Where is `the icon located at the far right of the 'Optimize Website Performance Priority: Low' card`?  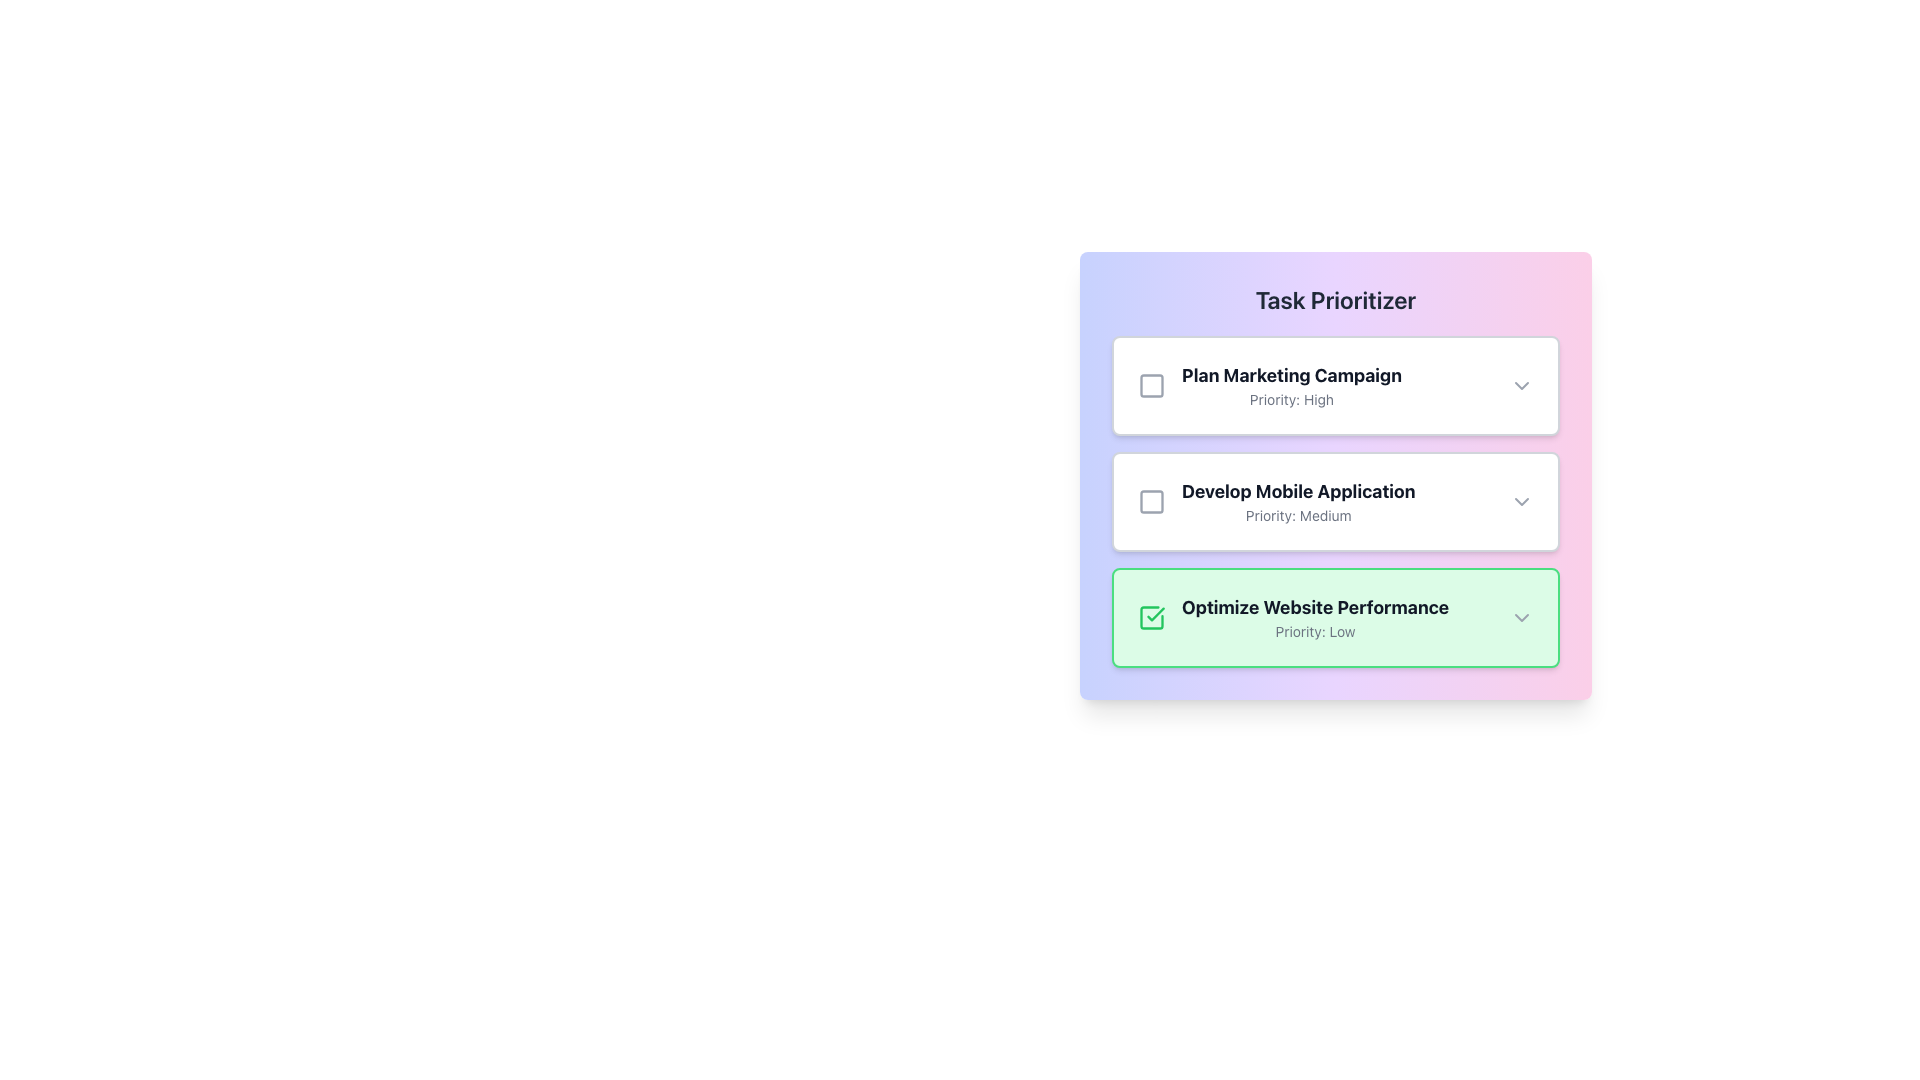
the icon located at the far right of the 'Optimize Website Performance Priority: Low' card is located at coordinates (1520, 616).